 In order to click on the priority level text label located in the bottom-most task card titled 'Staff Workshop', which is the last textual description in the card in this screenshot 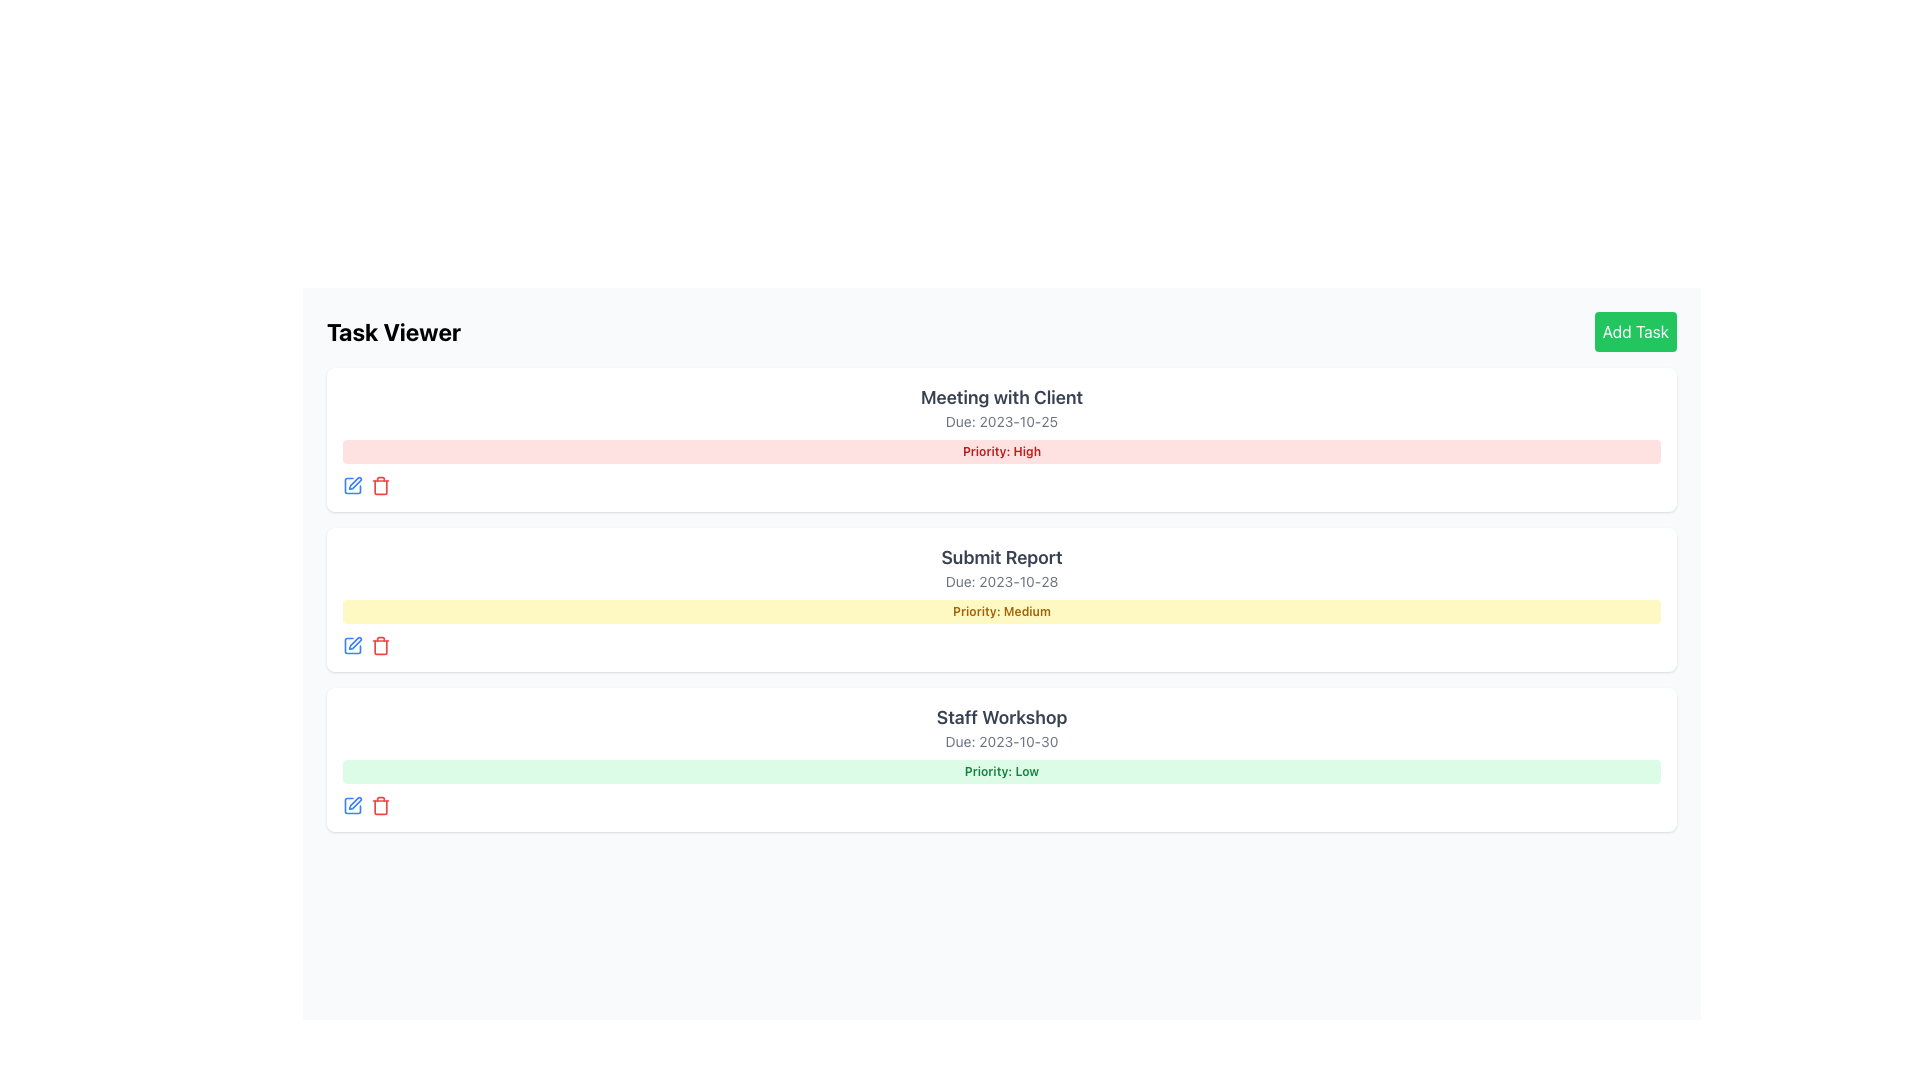, I will do `click(1002, 770)`.